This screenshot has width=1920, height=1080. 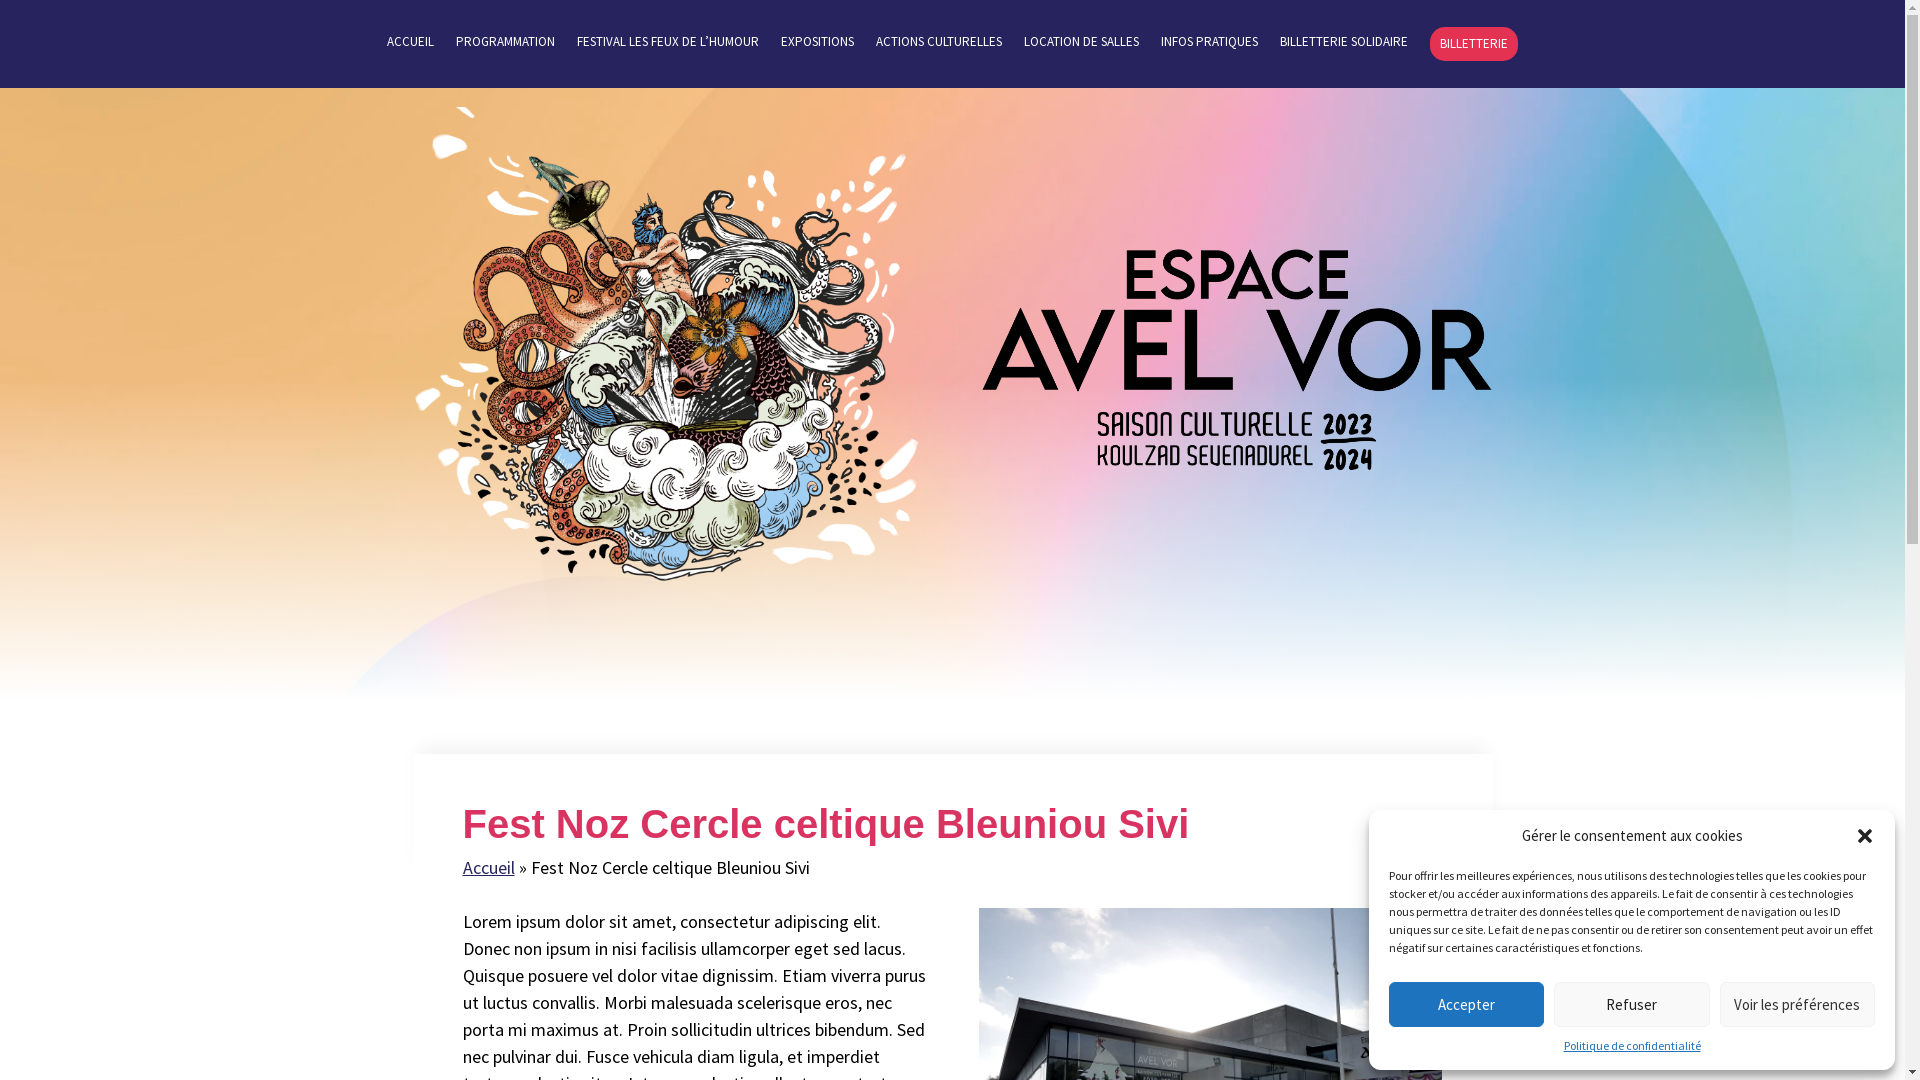 I want to click on 'BILLETTERIE SOLIDAIRE', so click(x=1344, y=46).